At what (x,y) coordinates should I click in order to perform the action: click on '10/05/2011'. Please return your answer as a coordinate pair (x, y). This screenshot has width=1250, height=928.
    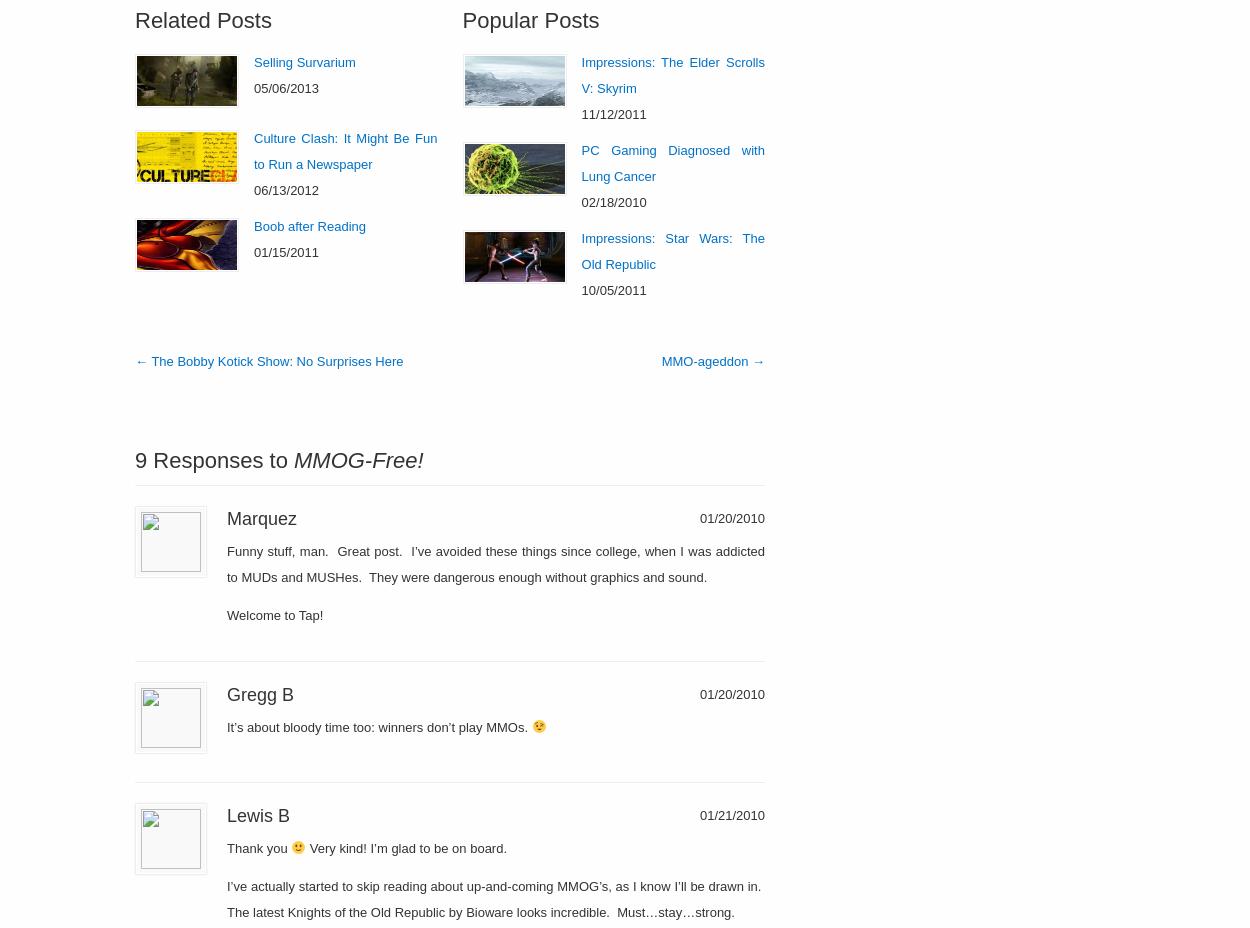
    Looking at the image, I should click on (612, 288).